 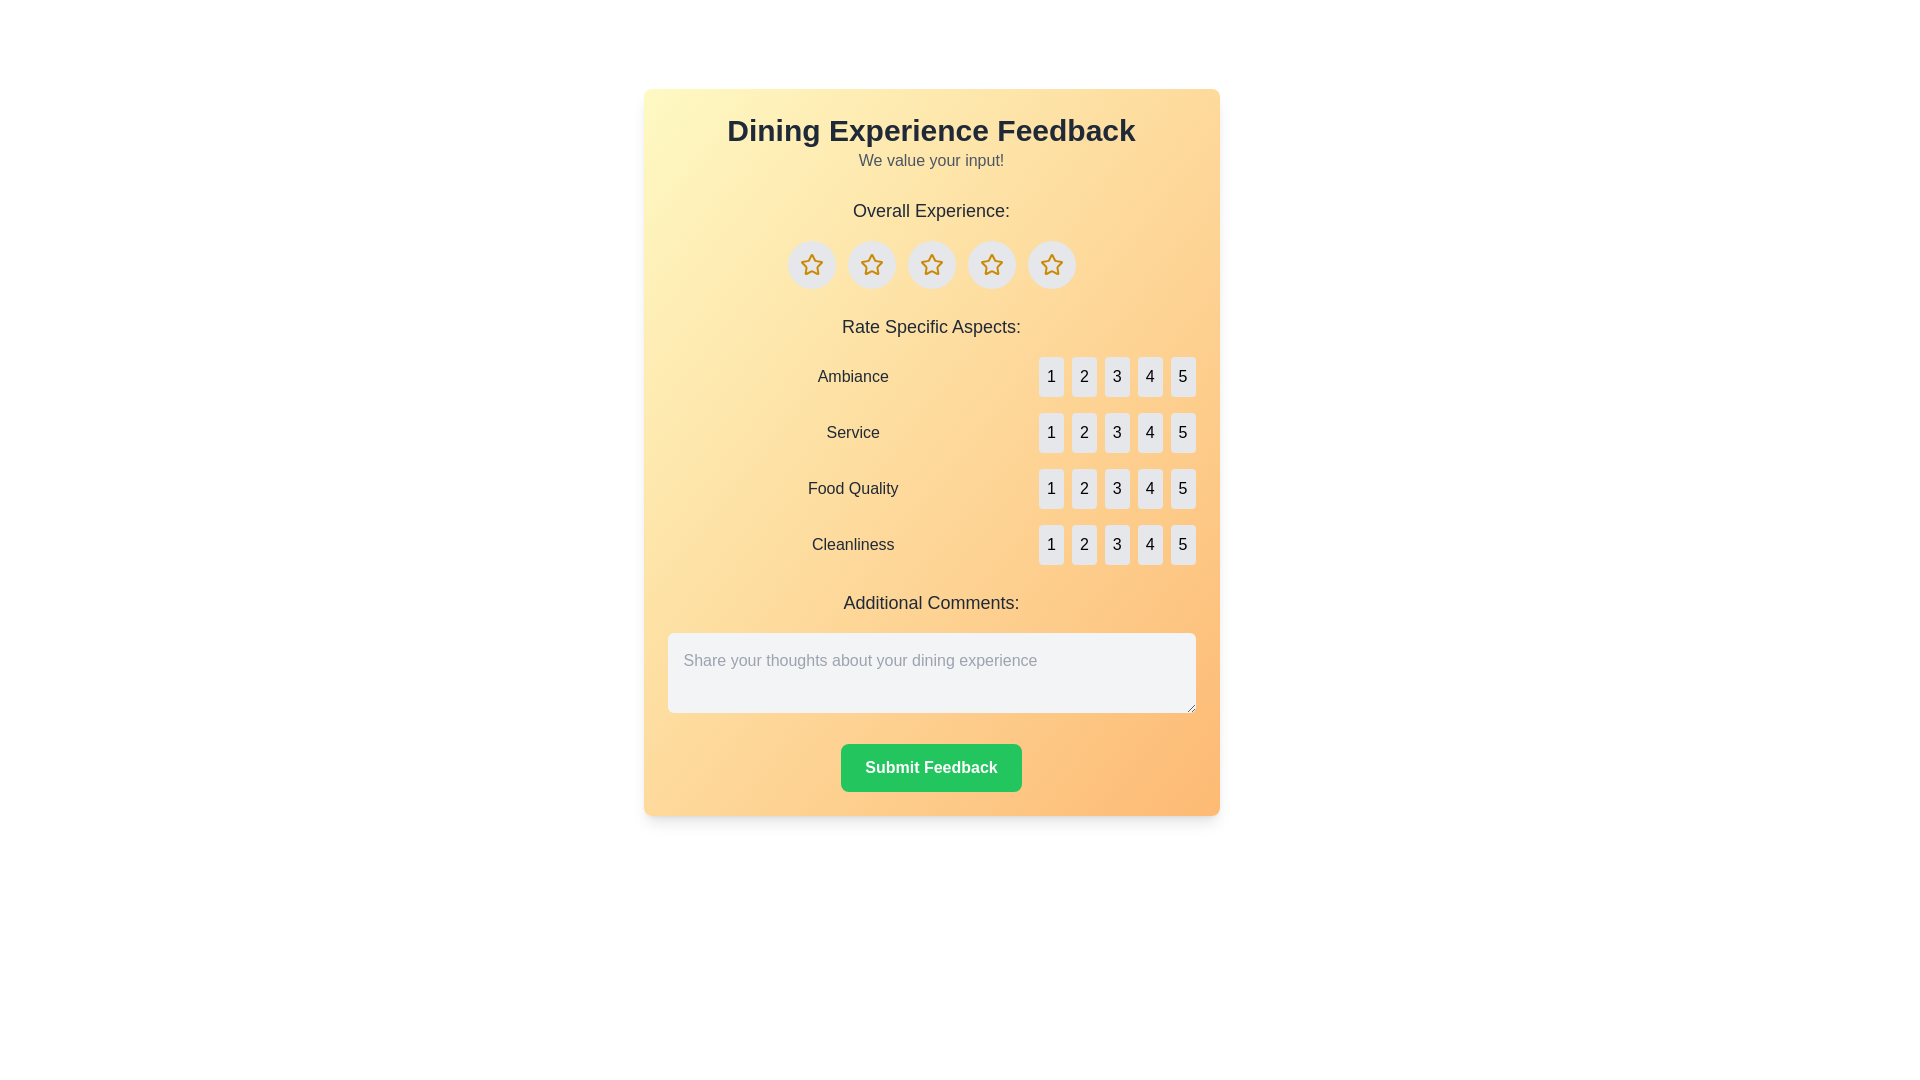 What do you see at coordinates (853, 489) in the screenshot?
I see `the 'Food Quality' rating label, which is the third label in the vertical series of rating sections, located in the 'Rate Specific Aspects:' subsection of the feedback form` at bounding box center [853, 489].